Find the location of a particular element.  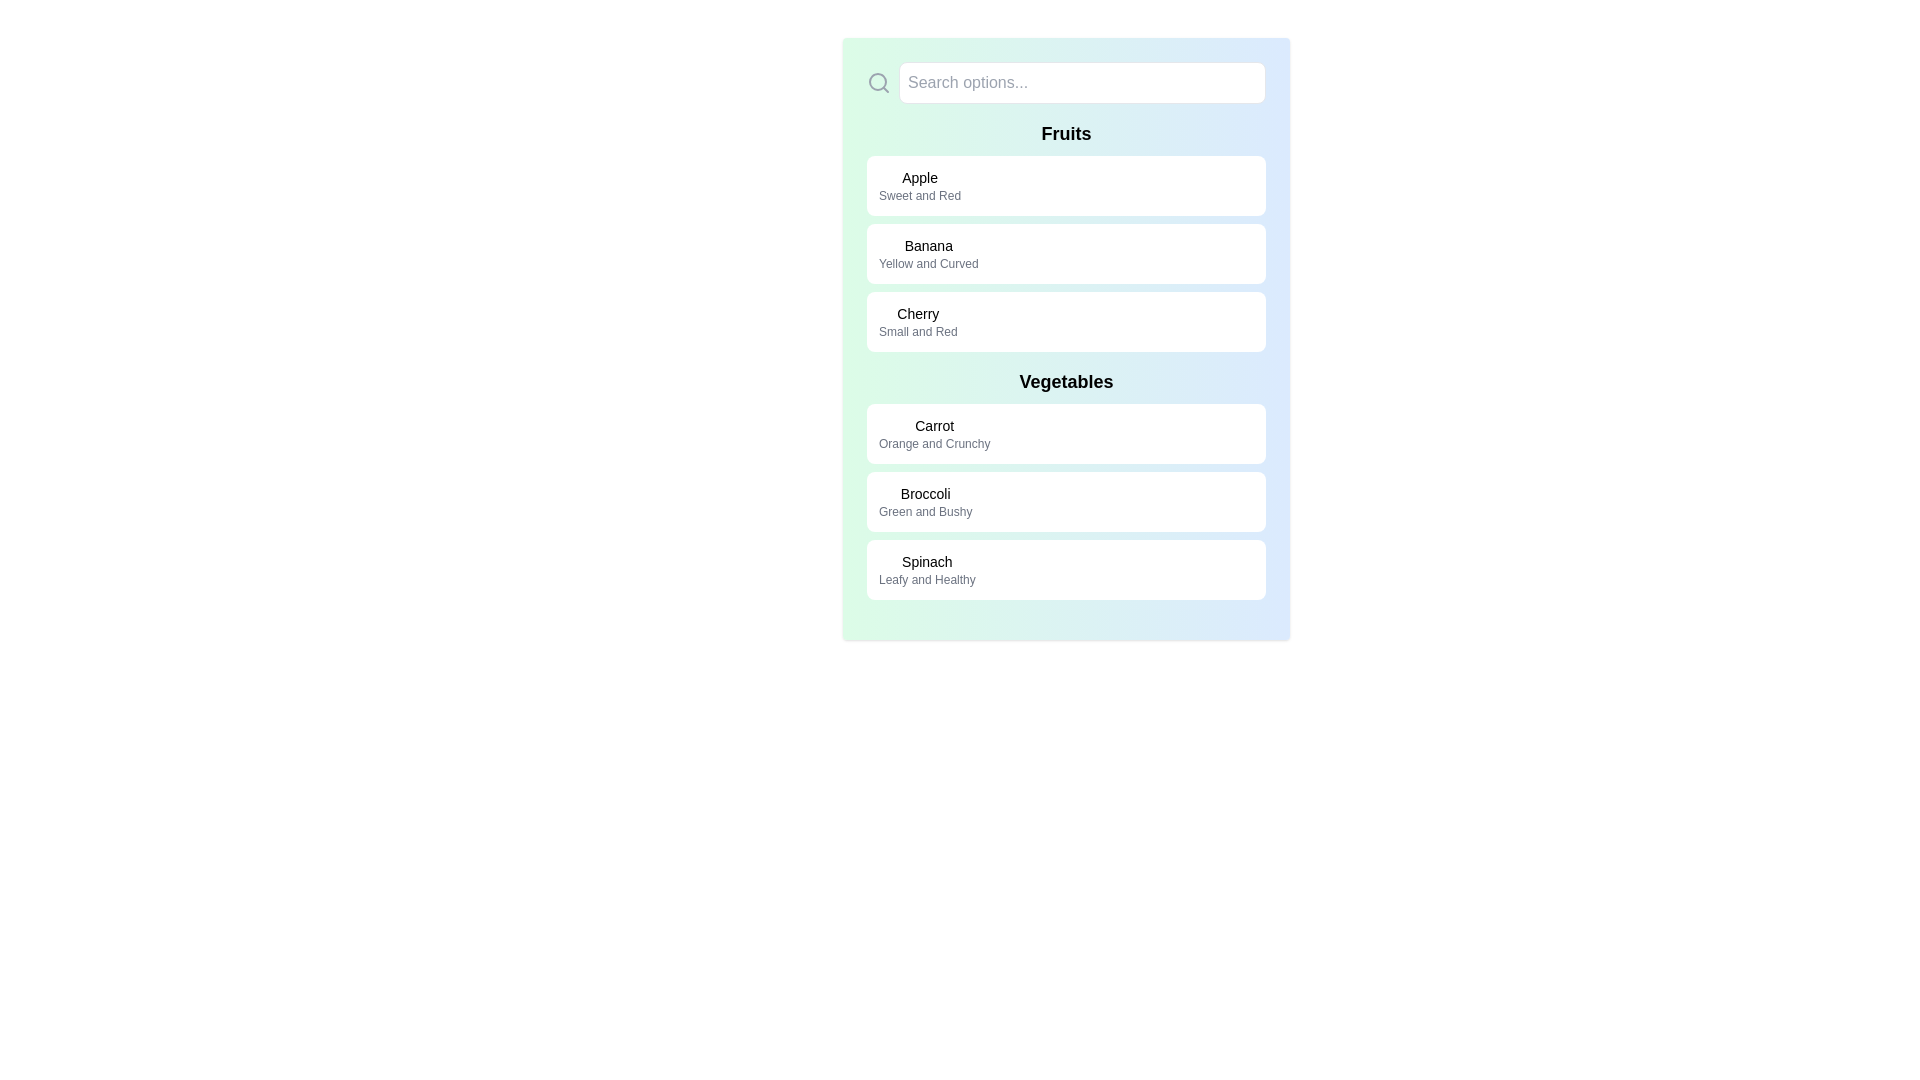

the informational card displaying 'Broccoli' with the description 'Green and Bushy', which is the second item in the vertical list under the 'Vegetables' section is located at coordinates (1065, 500).